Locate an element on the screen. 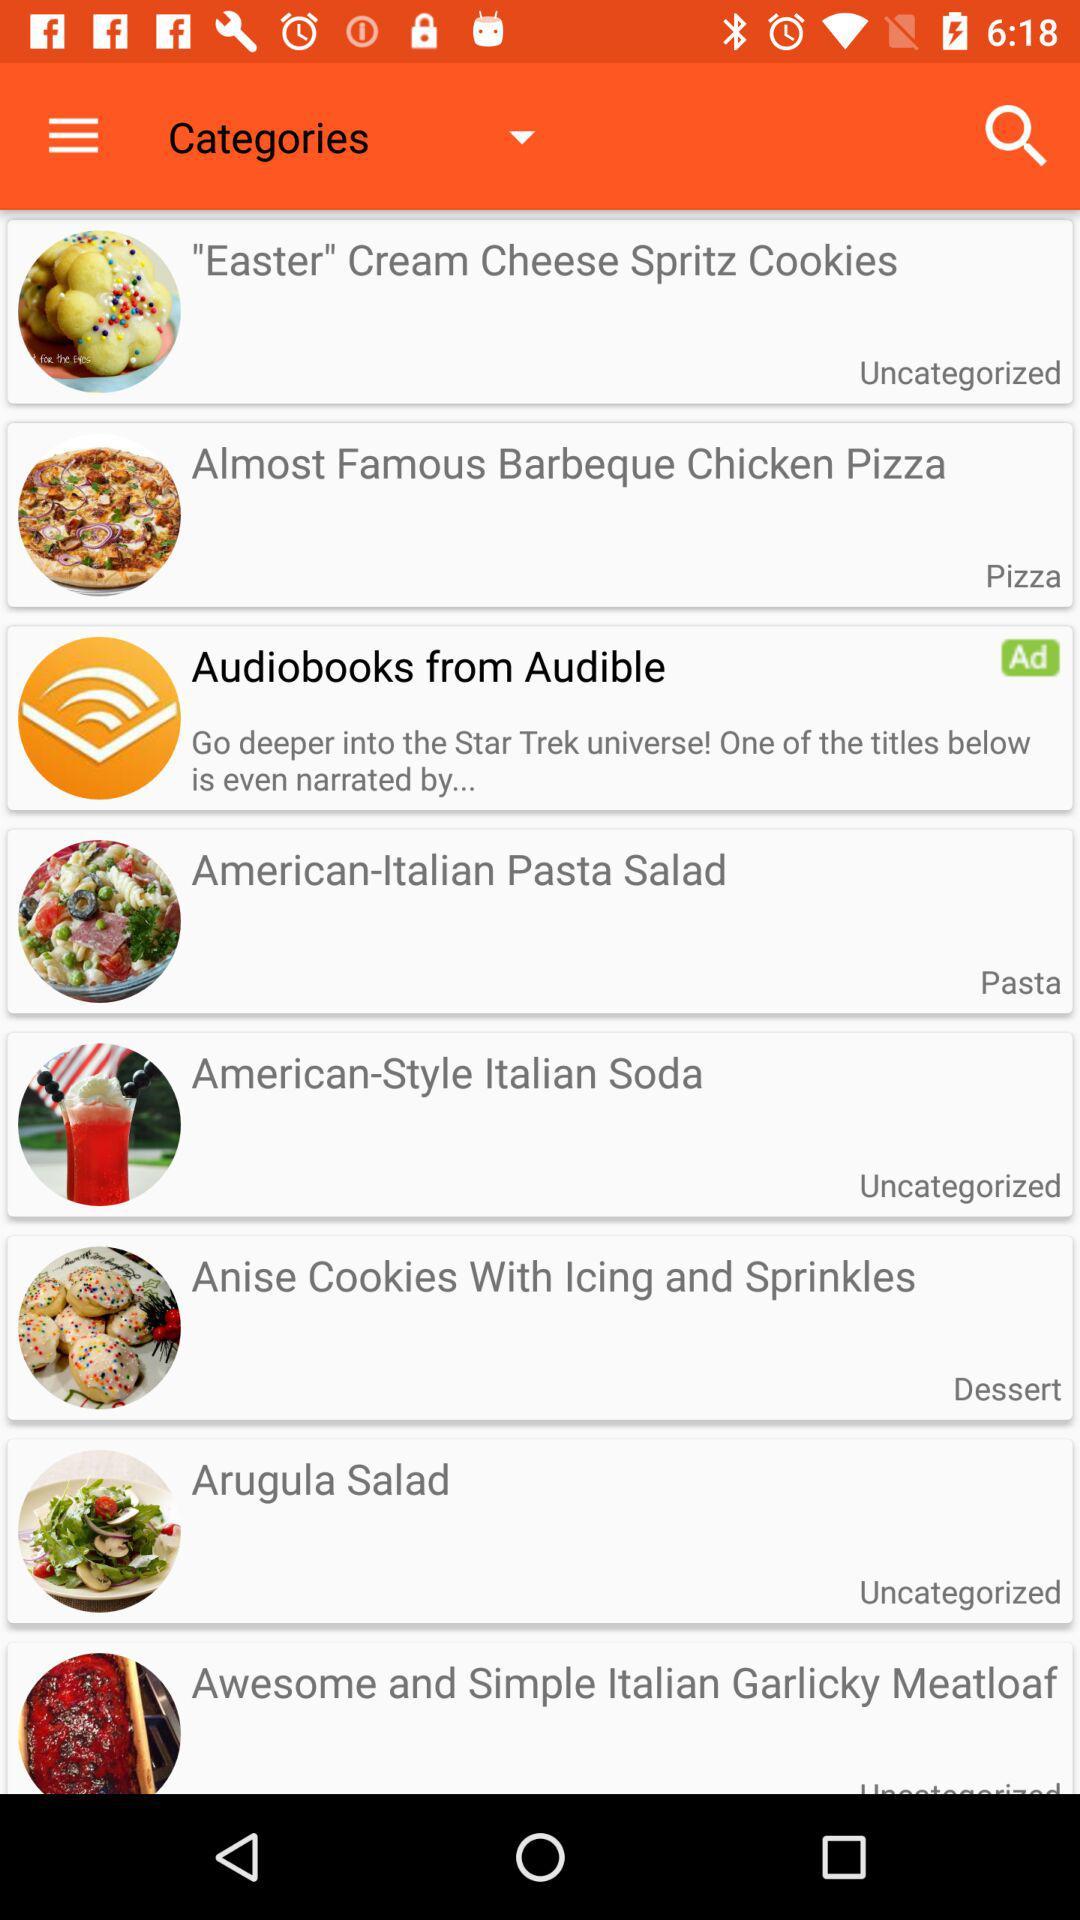 This screenshot has width=1080, height=1920. click for advertisement is located at coordinates (99, 718).